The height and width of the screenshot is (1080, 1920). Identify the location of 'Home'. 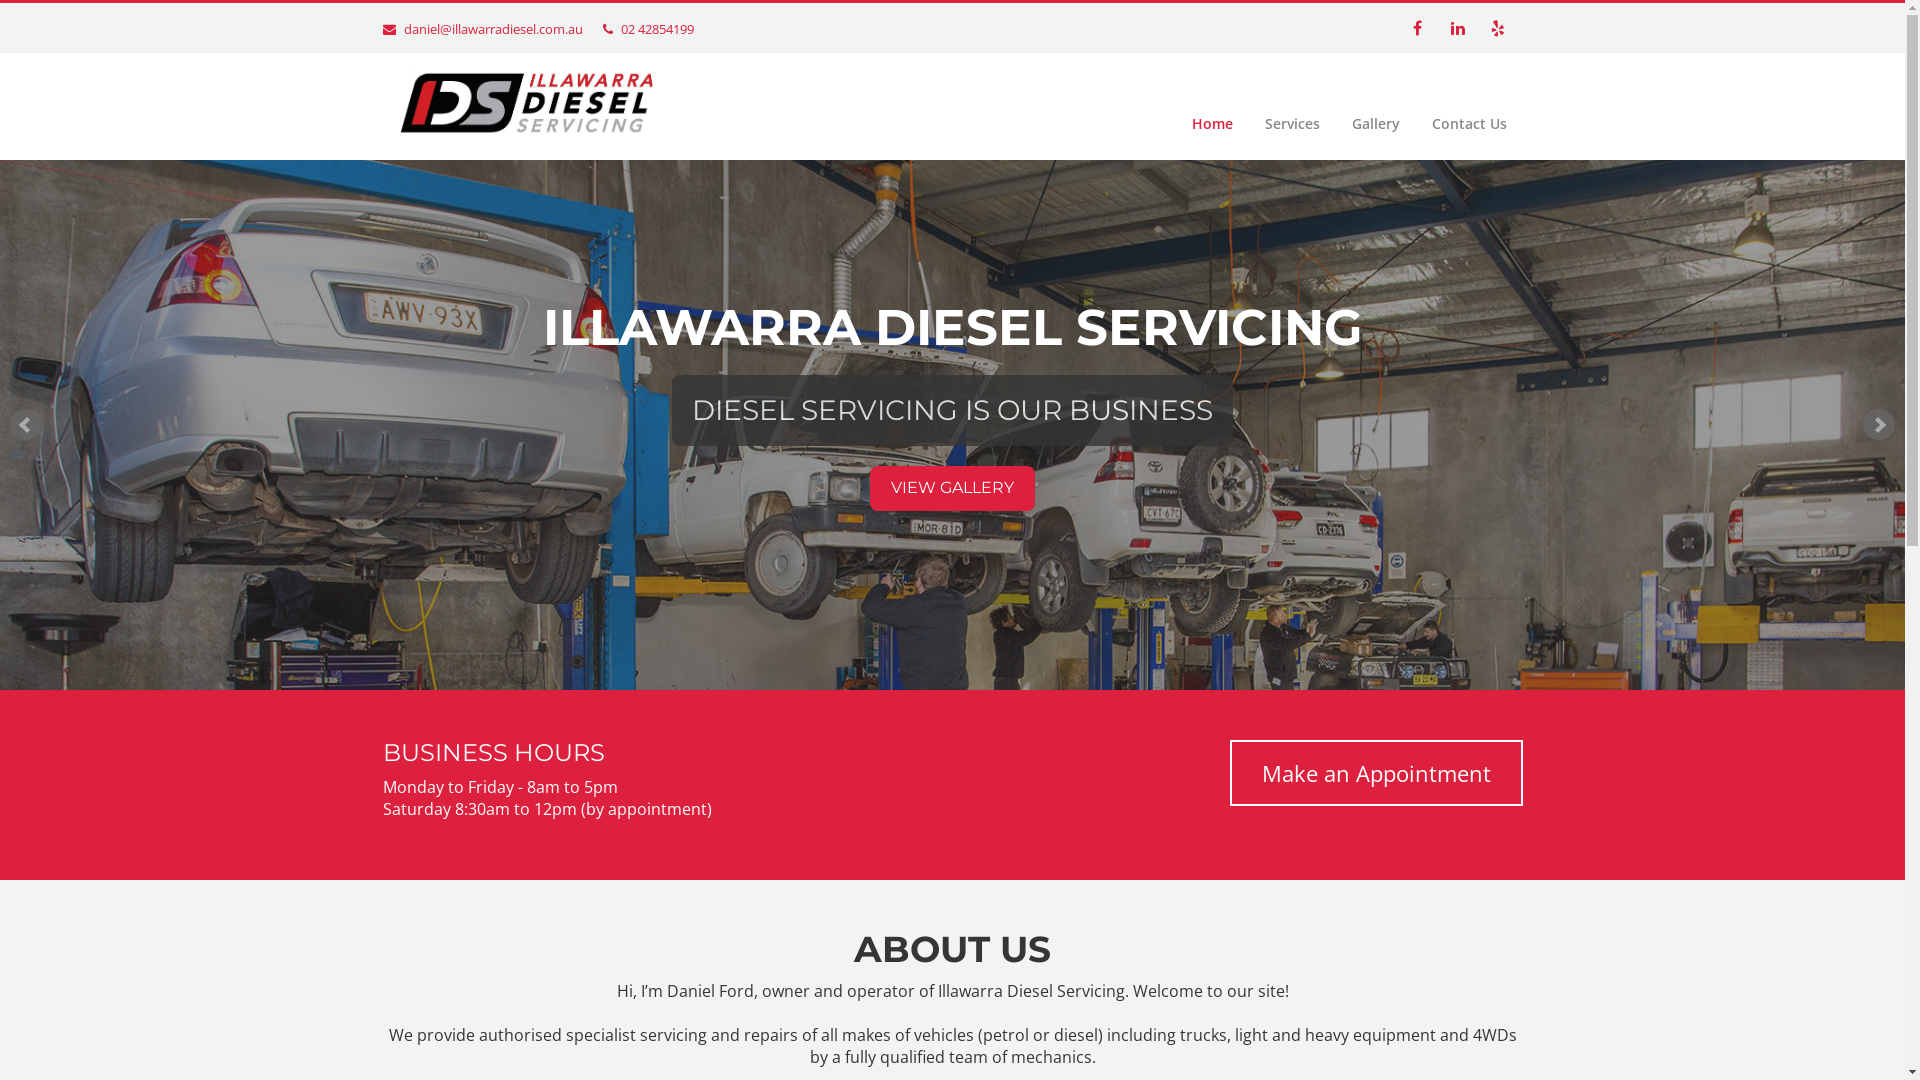
(1211, 123).